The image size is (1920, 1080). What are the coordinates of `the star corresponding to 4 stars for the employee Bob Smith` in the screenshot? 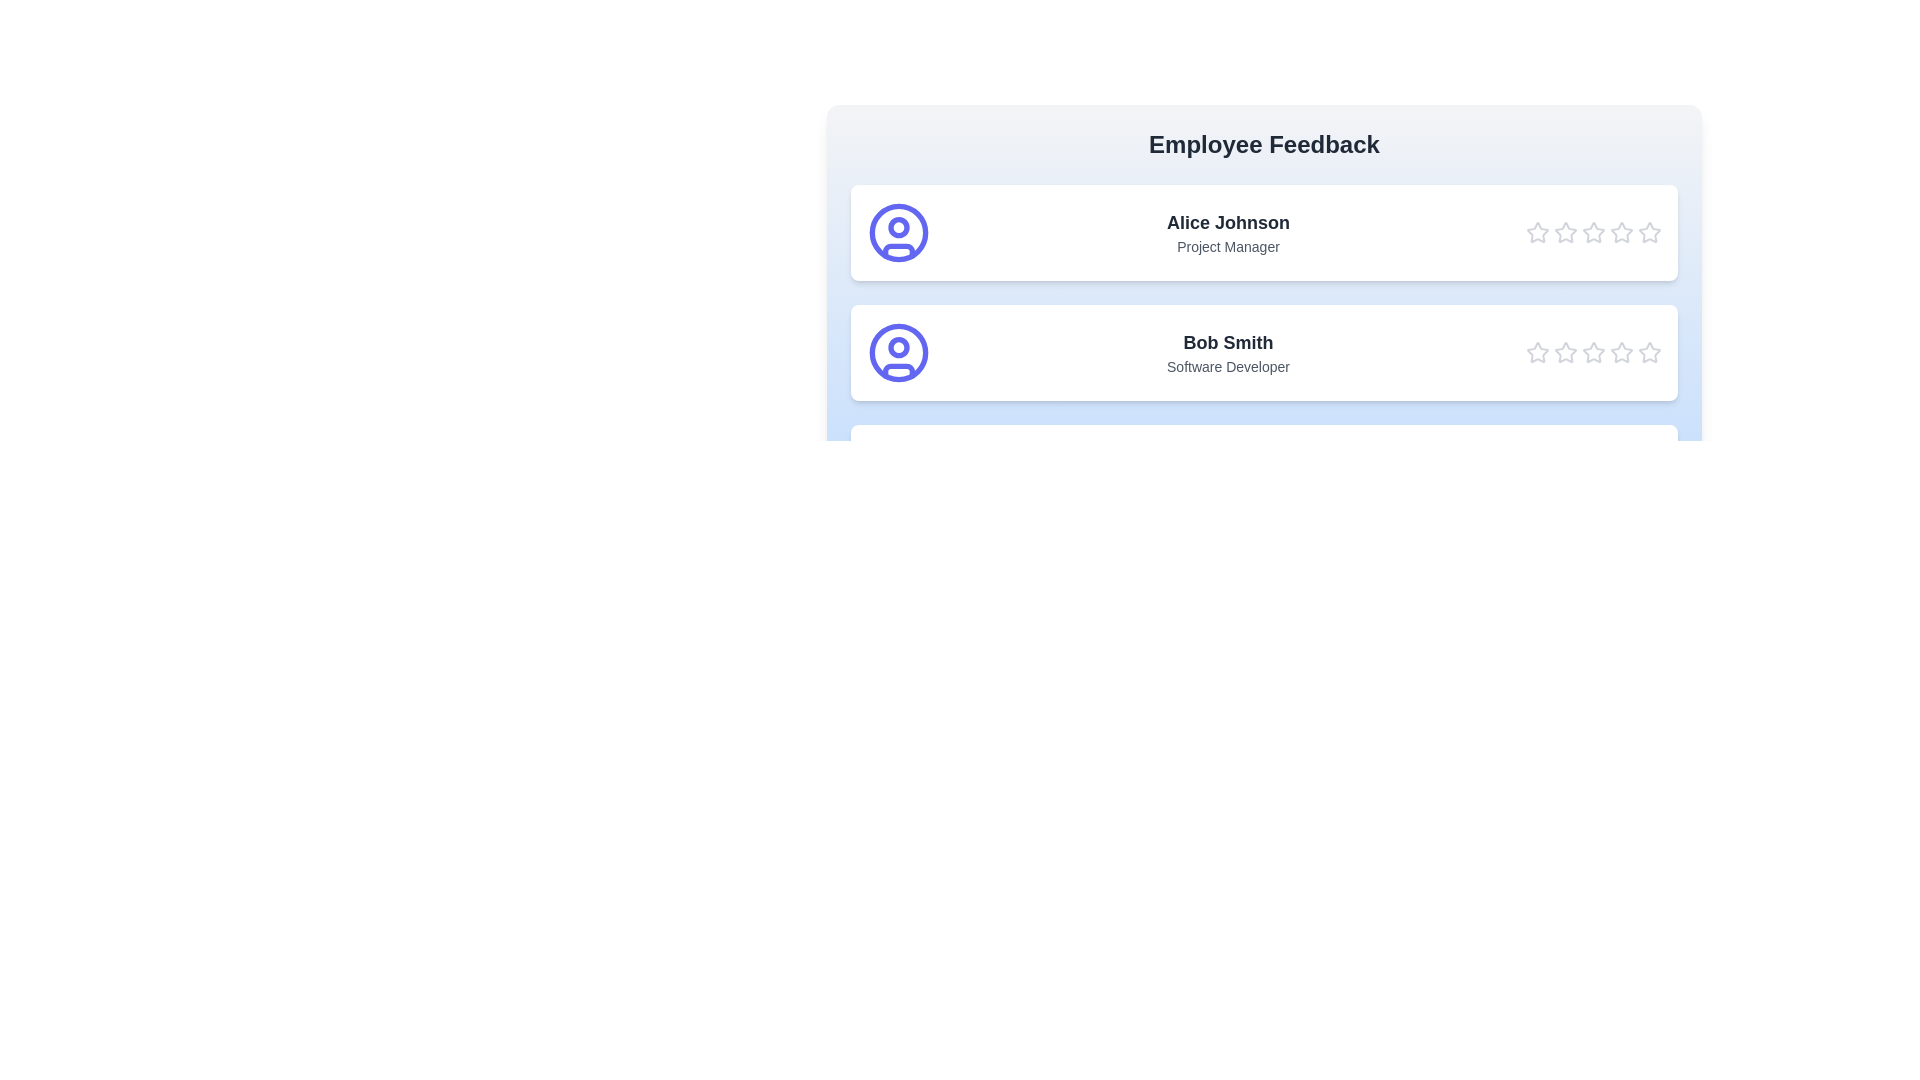 It's located at (1622, 352).